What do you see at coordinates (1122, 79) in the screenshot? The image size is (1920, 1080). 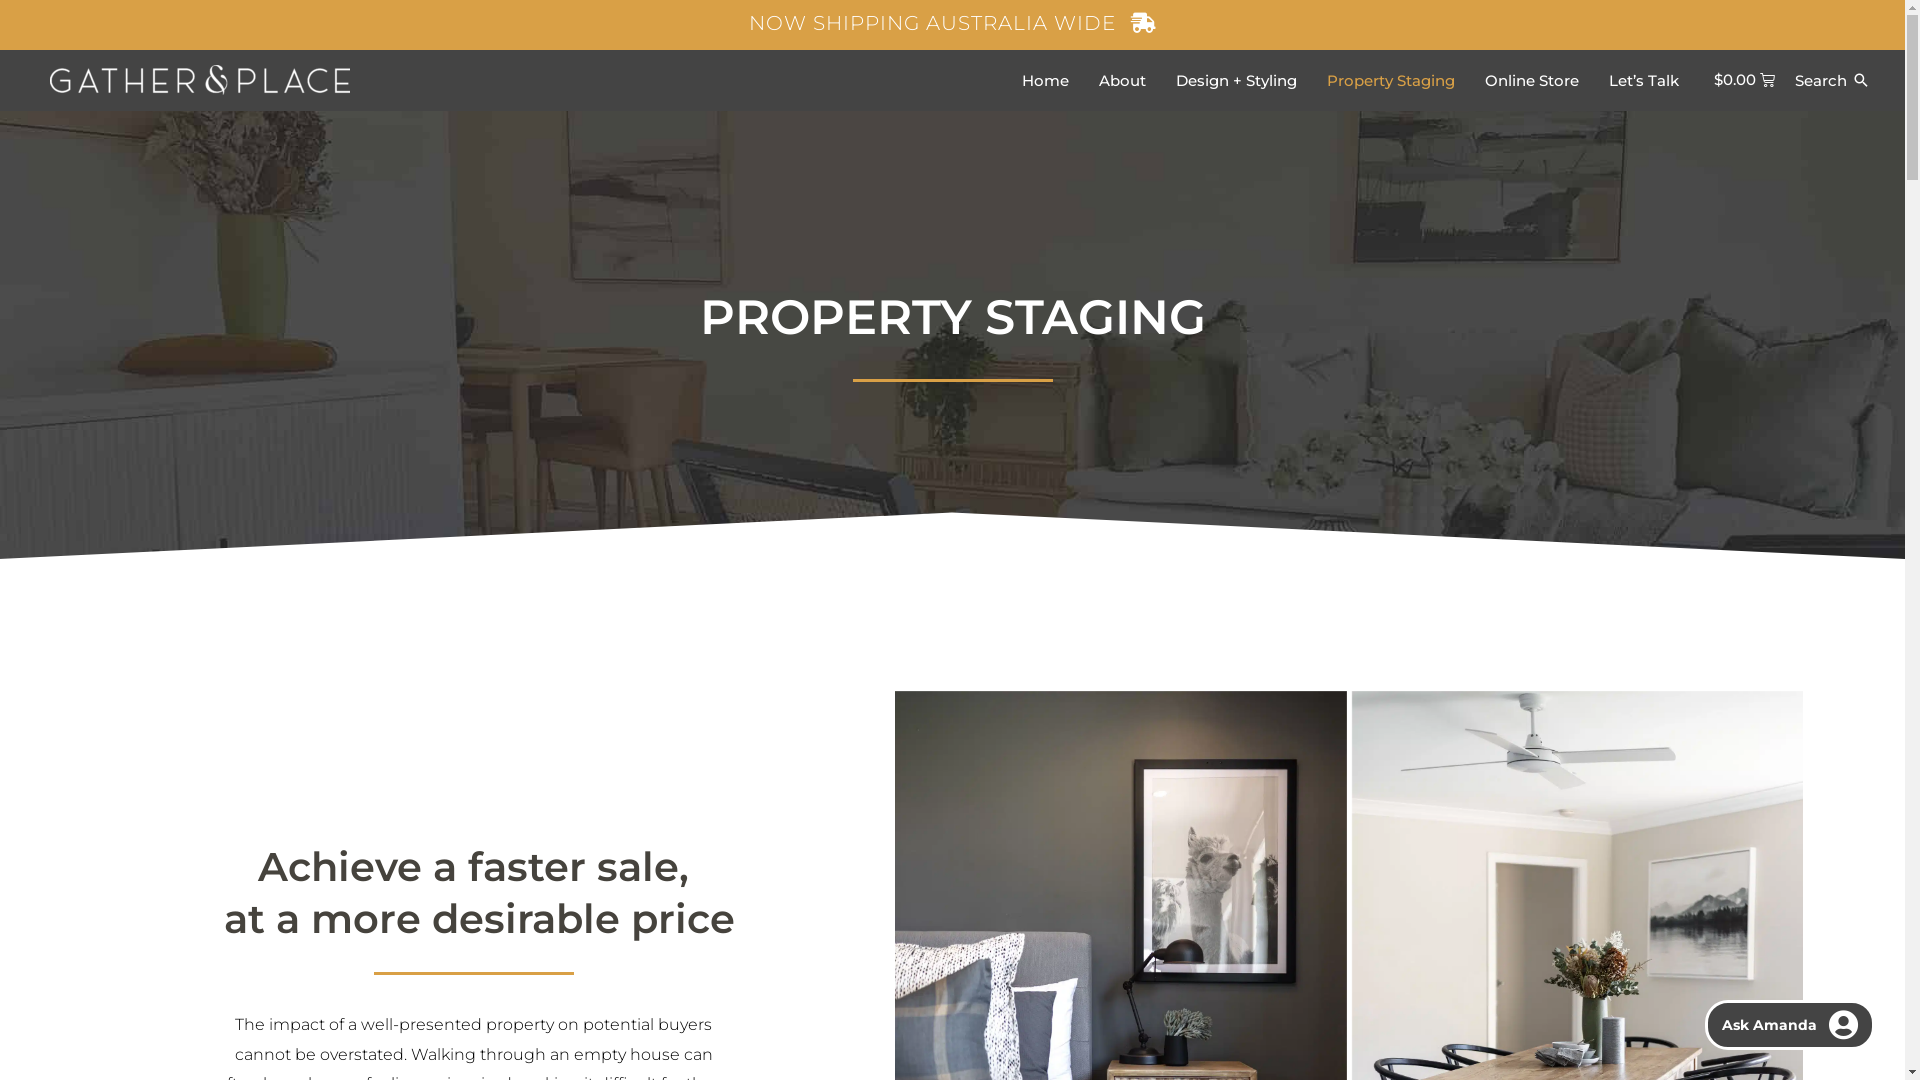 I see `'About'` at bounding box center [1122, 79].